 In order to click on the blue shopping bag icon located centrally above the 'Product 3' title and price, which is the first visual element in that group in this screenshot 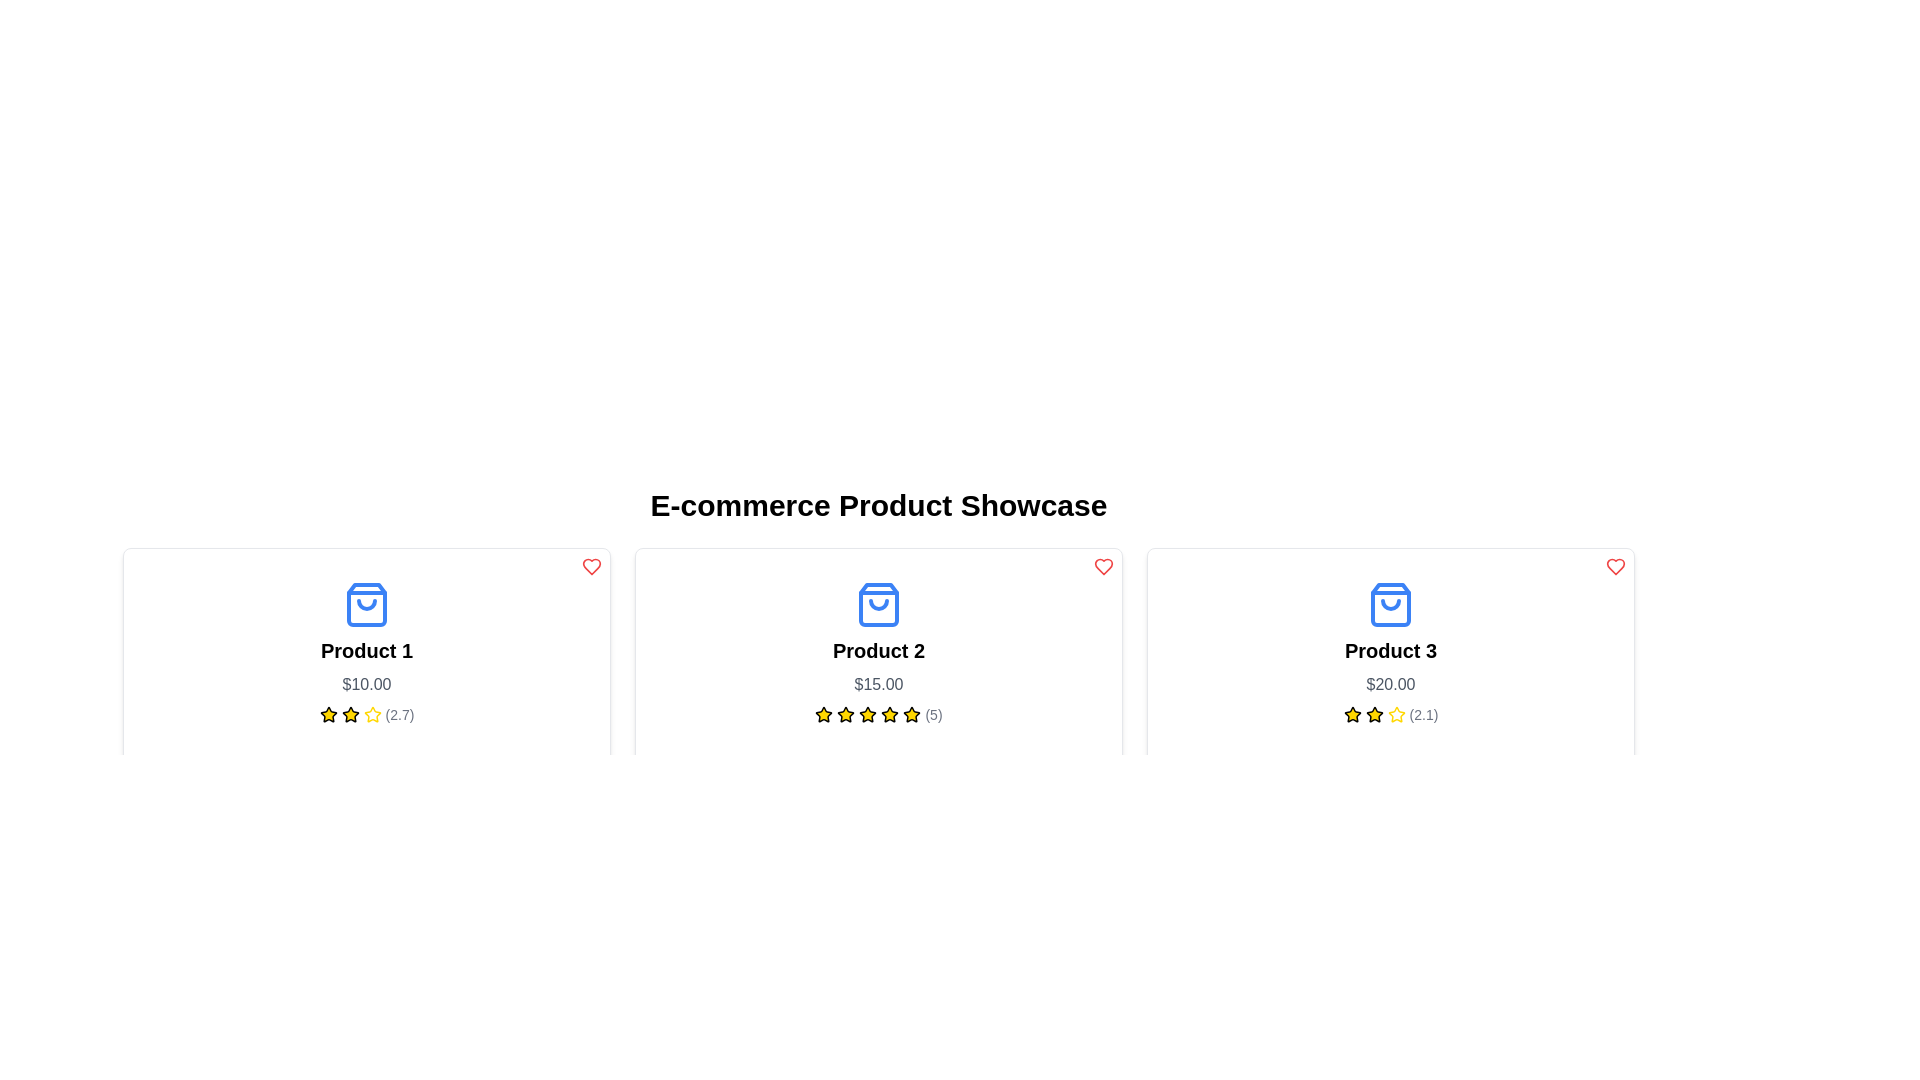, I will do `click(1390, 604)`.